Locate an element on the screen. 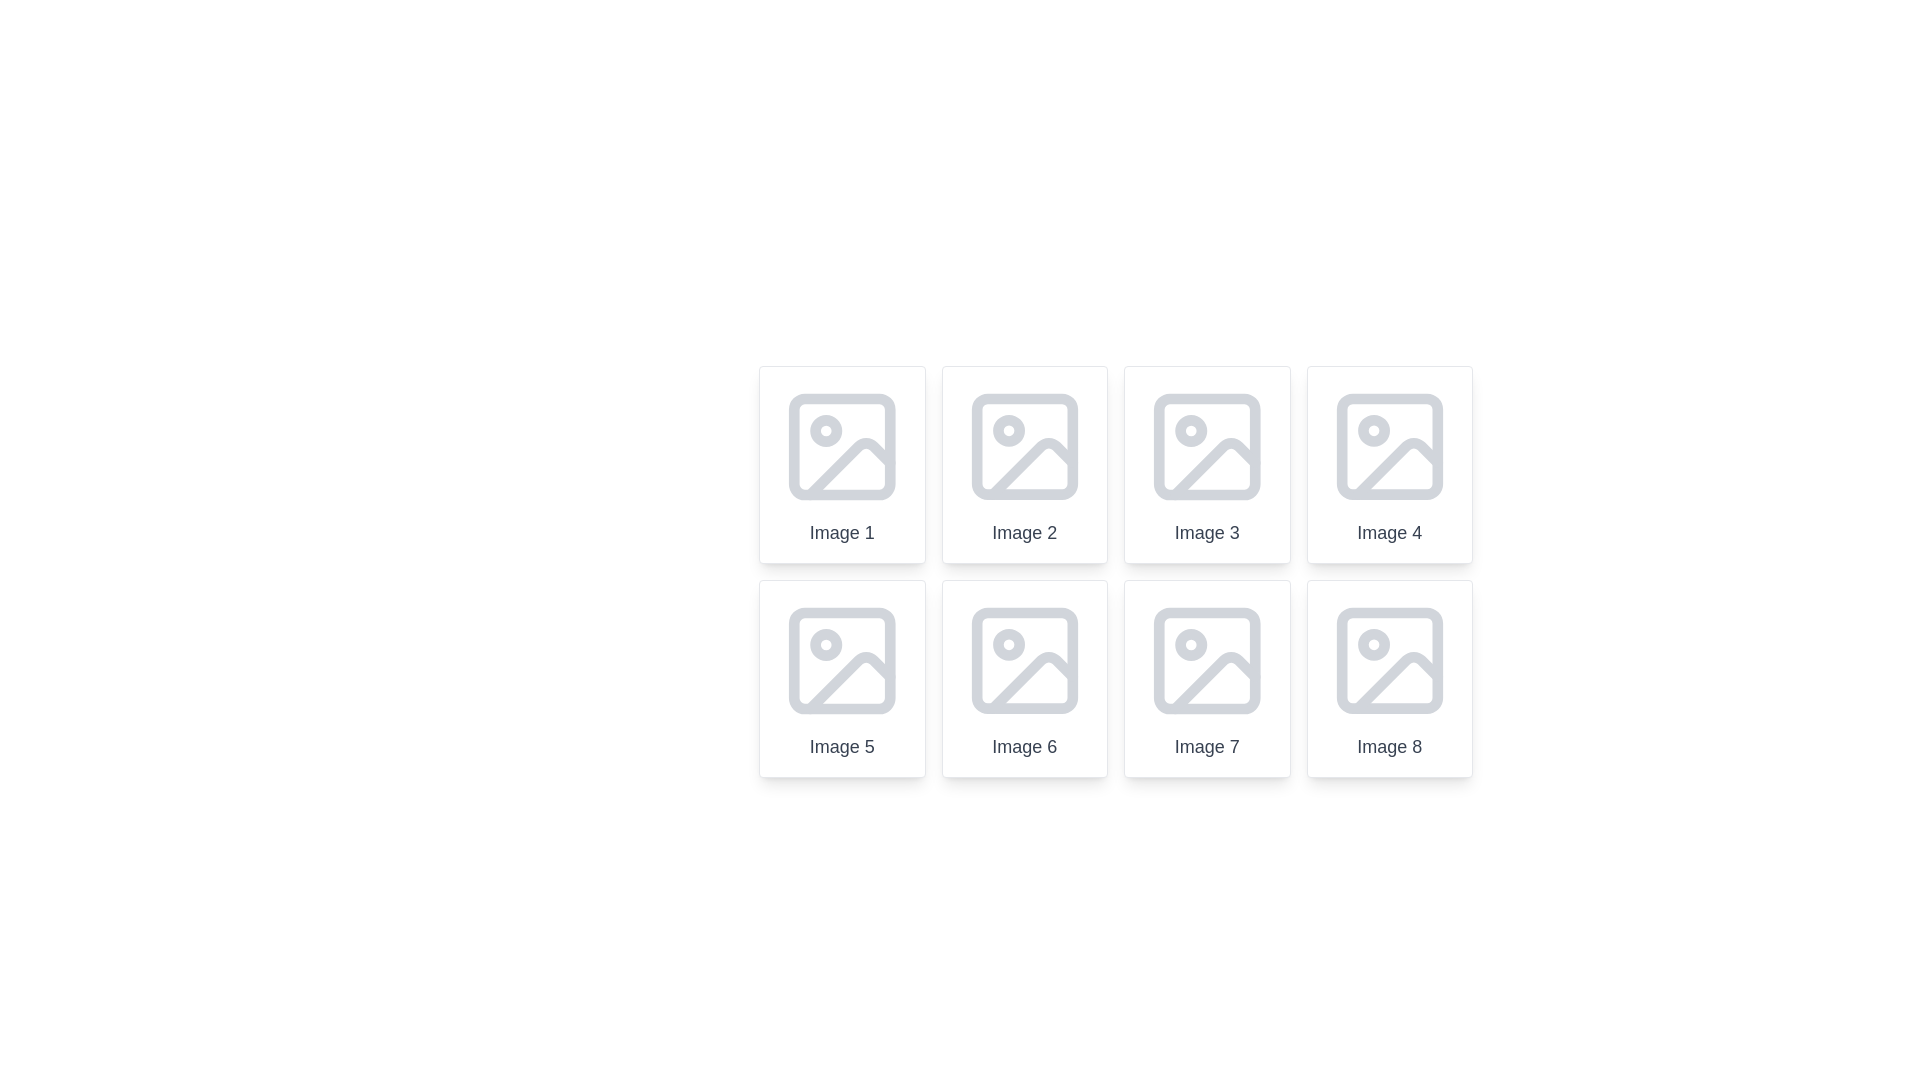 The width and height of the screenshot is (1920, 1080). the selectable card located in the fourth column of the second row in the grid layout is located at coordinates (1388, 677).